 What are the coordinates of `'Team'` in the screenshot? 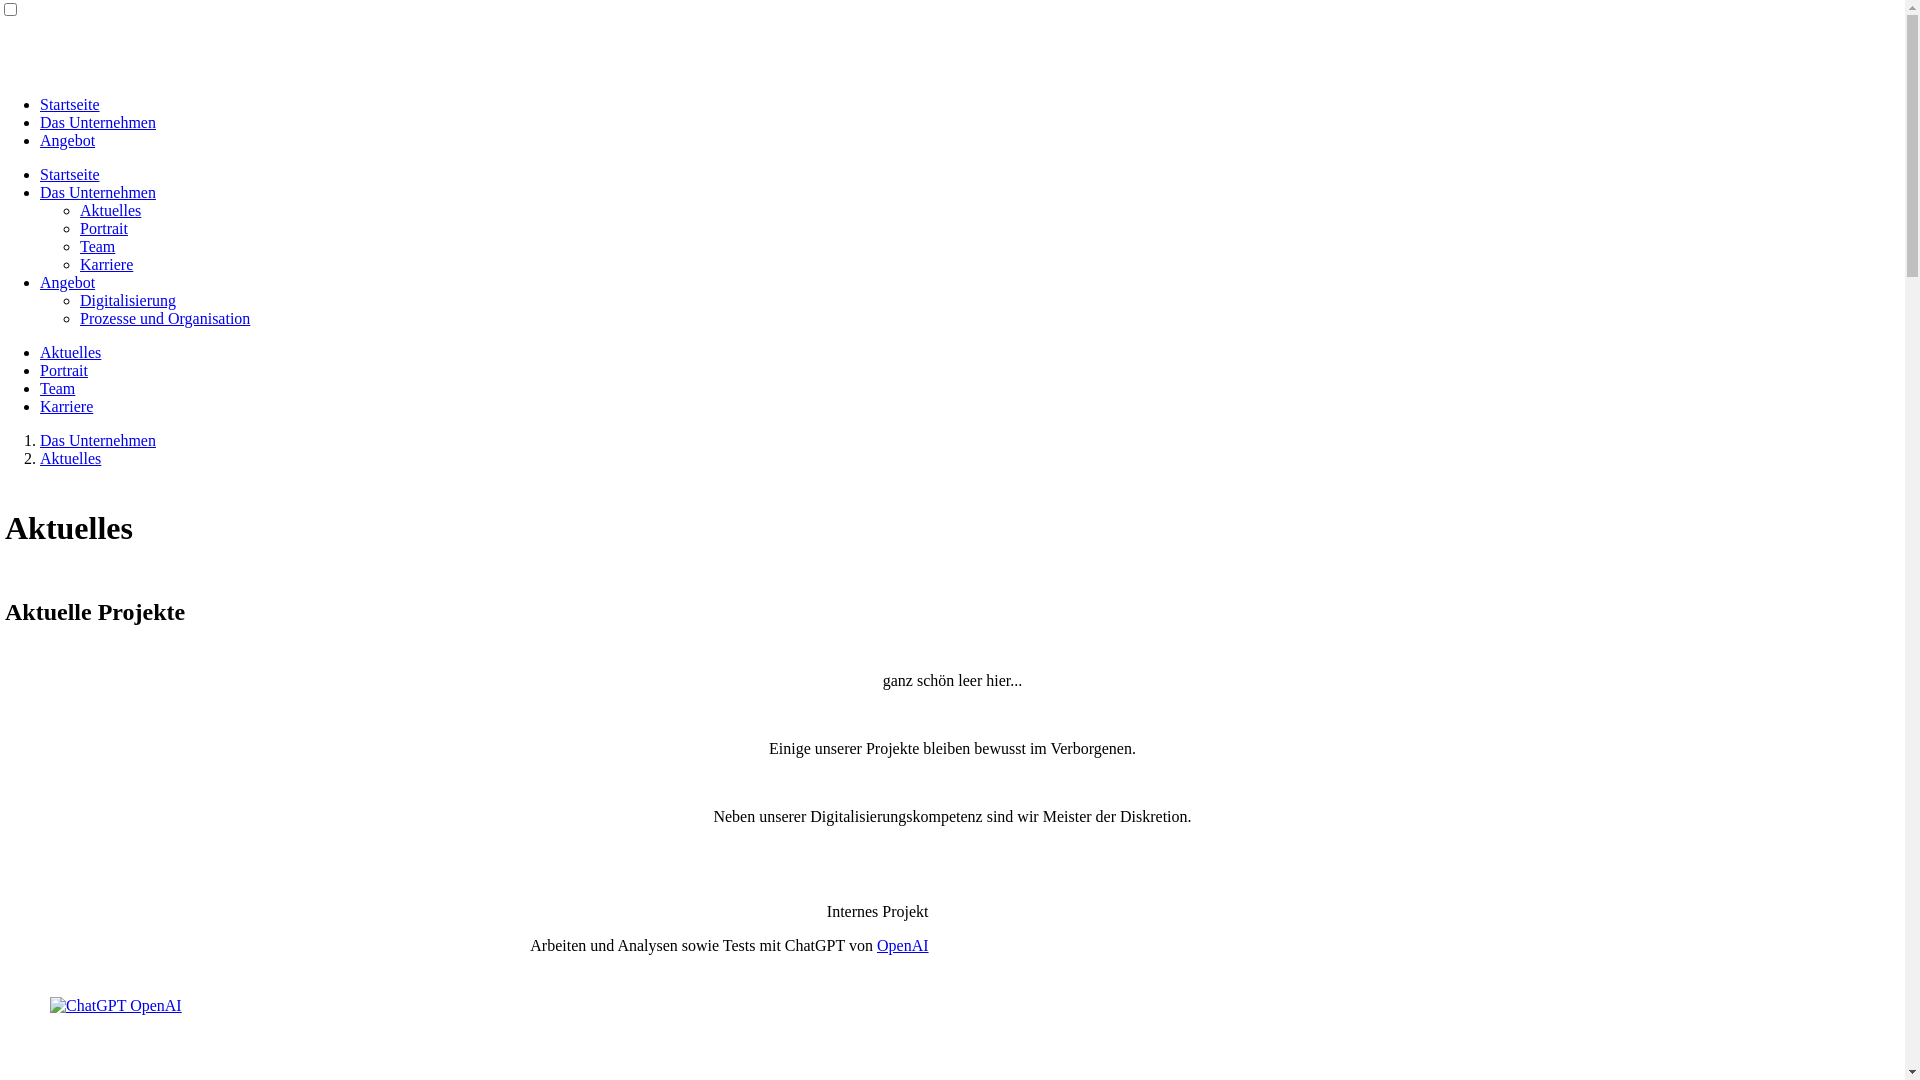 It's located at (57, 388).